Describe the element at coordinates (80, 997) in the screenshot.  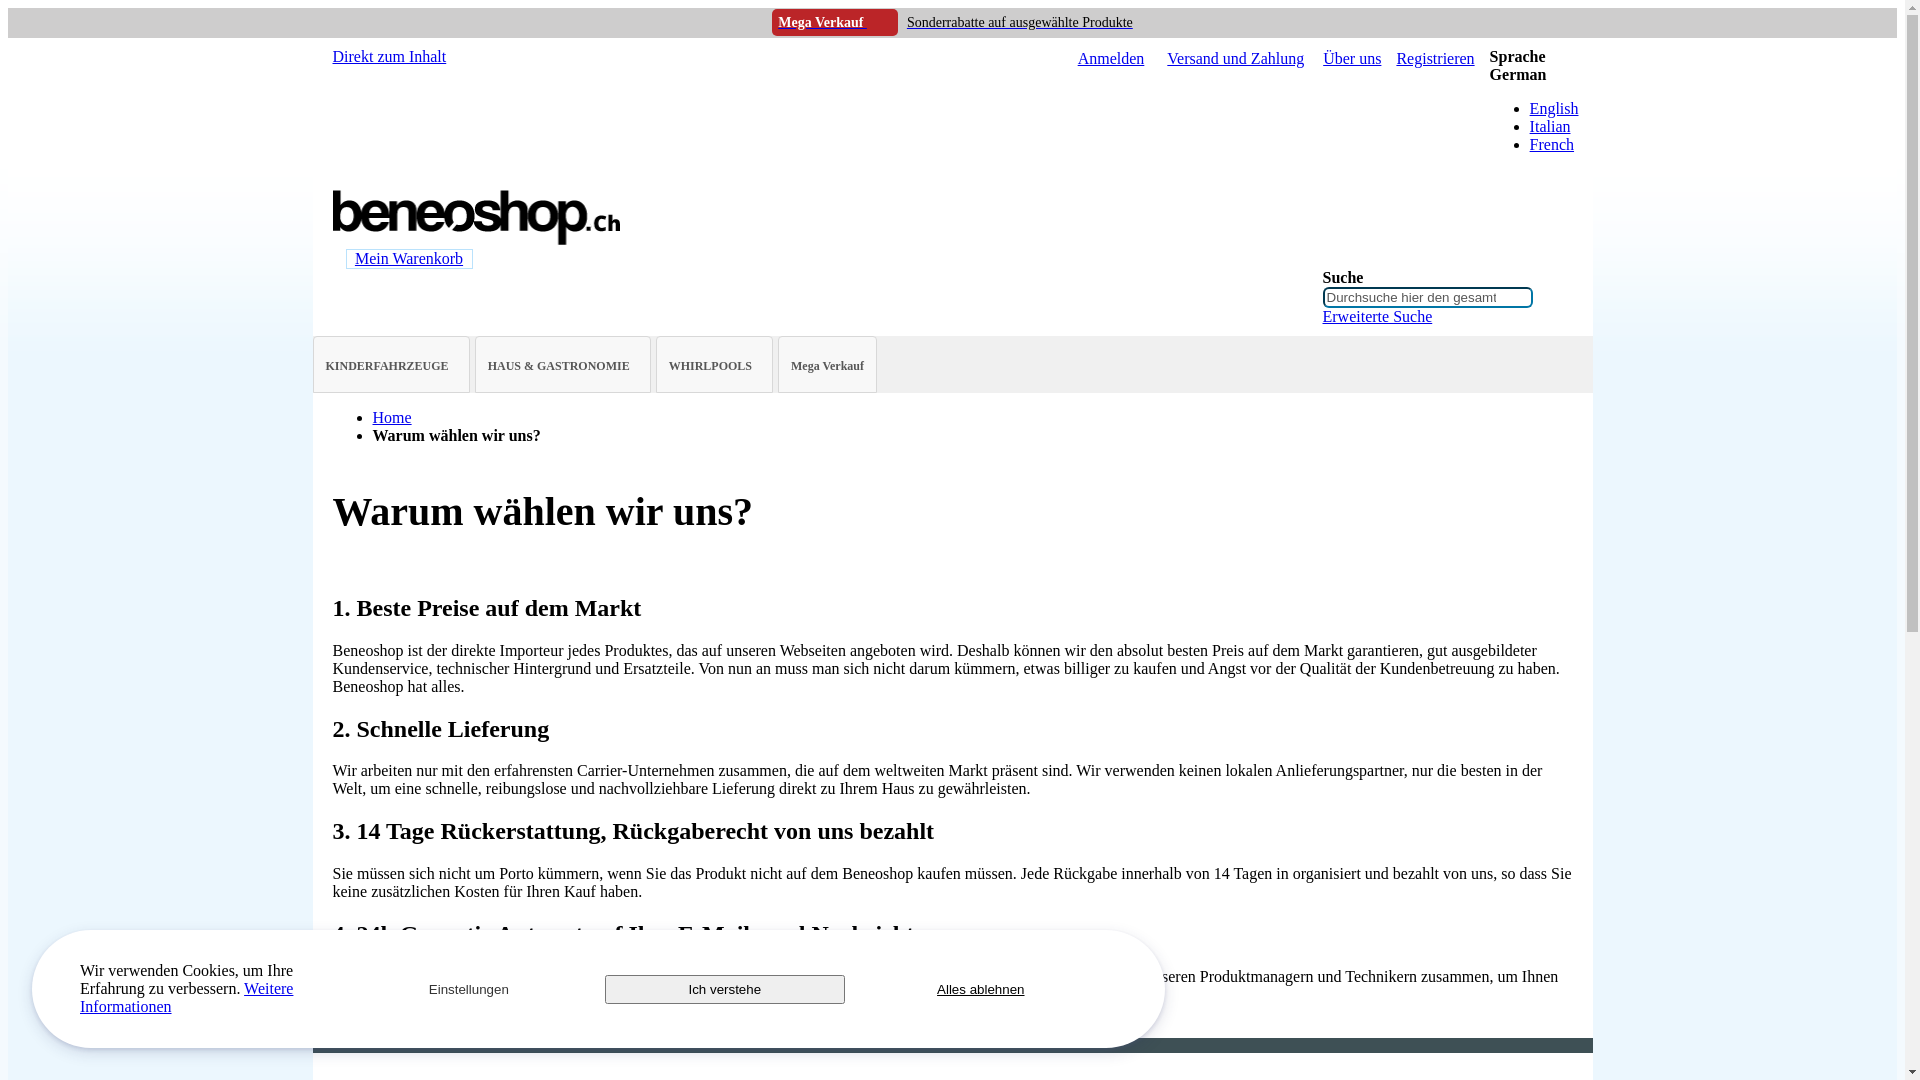
I see `'Weitere Informationen'` at that location.